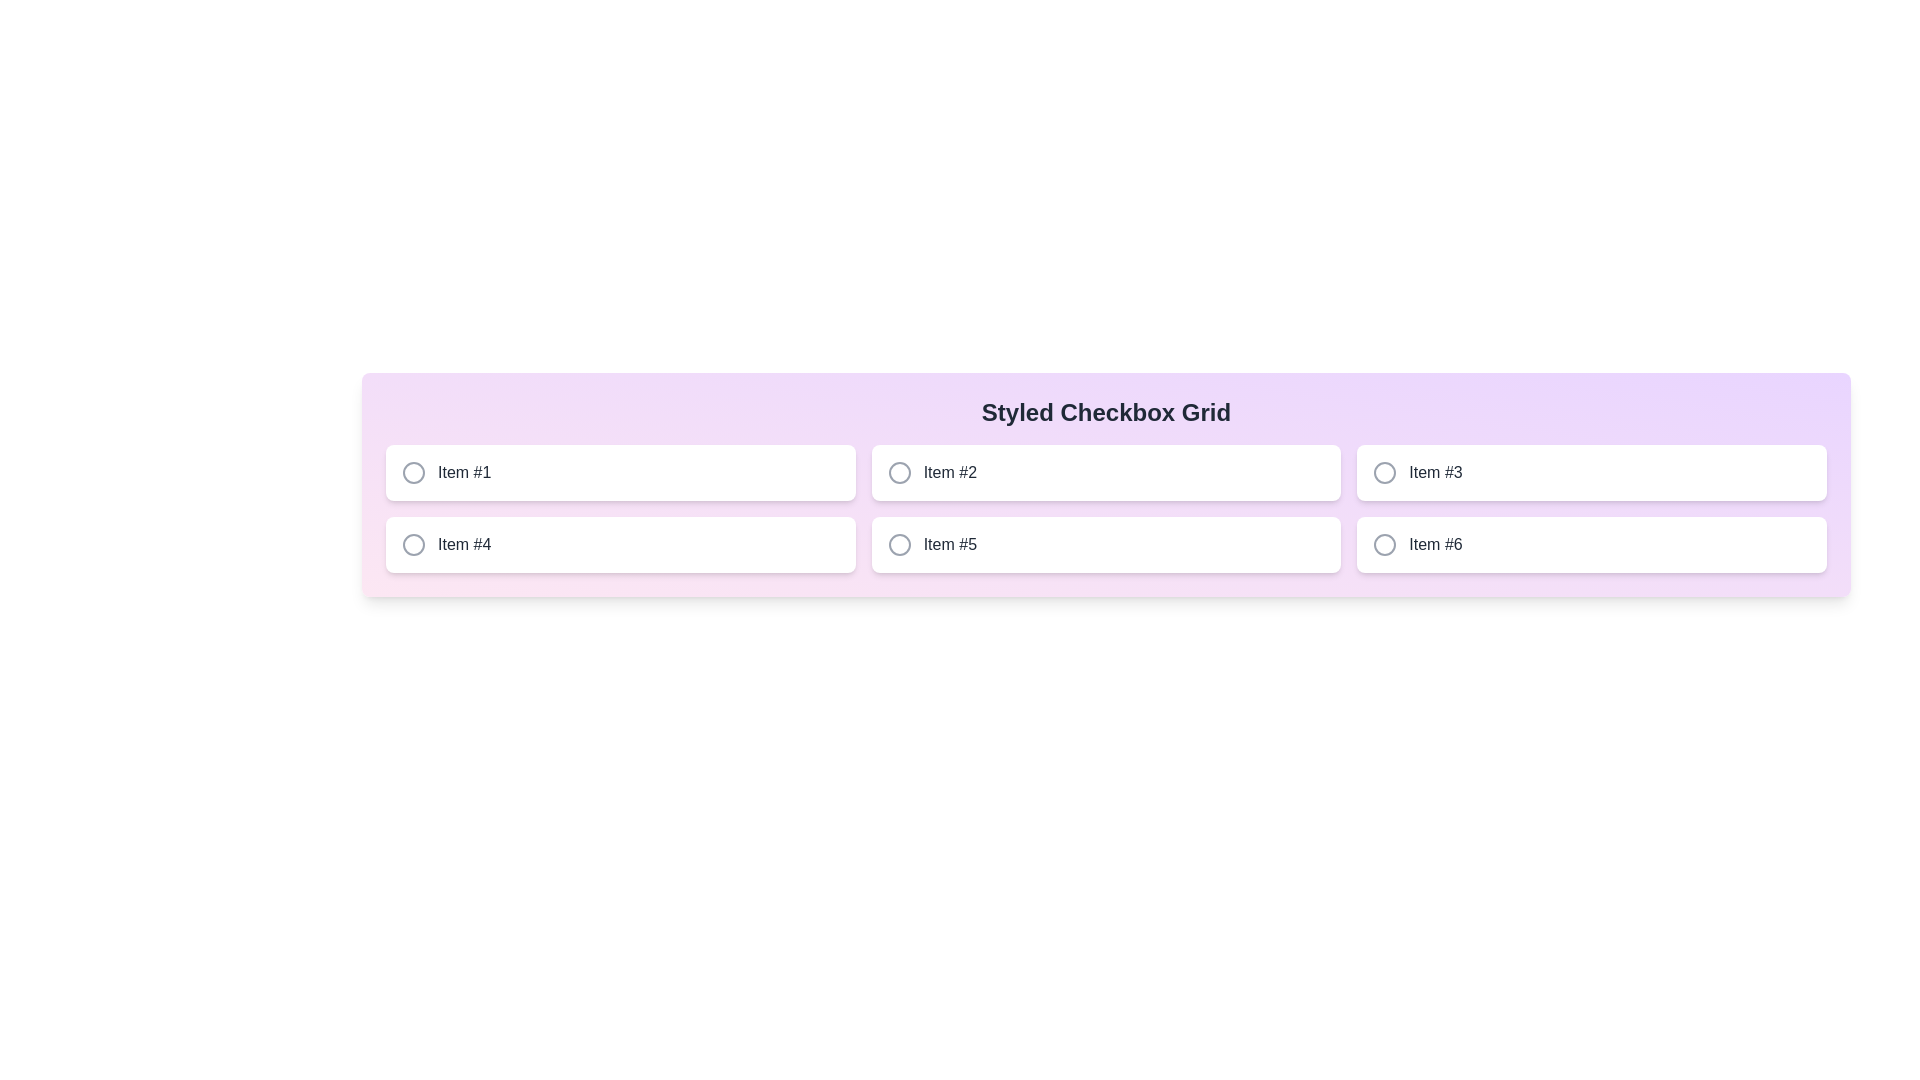  What do you see at coordinates (1591, 544) in the screenshot?
I see `the button labeled Item #6 to observe style changes` at bounding box center [1591, 544].